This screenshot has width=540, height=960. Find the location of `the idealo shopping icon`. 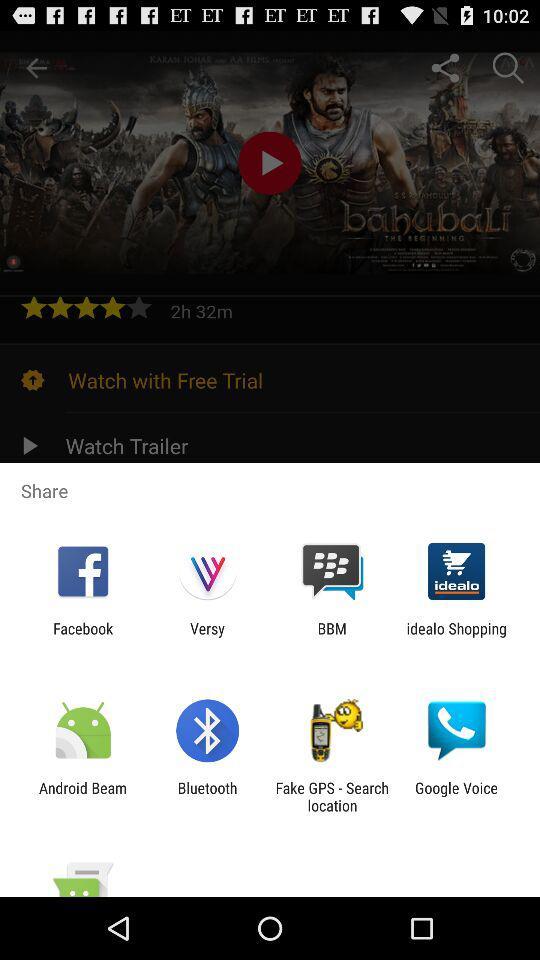

the idealo shopping icon is located at coordinates (456, 636).